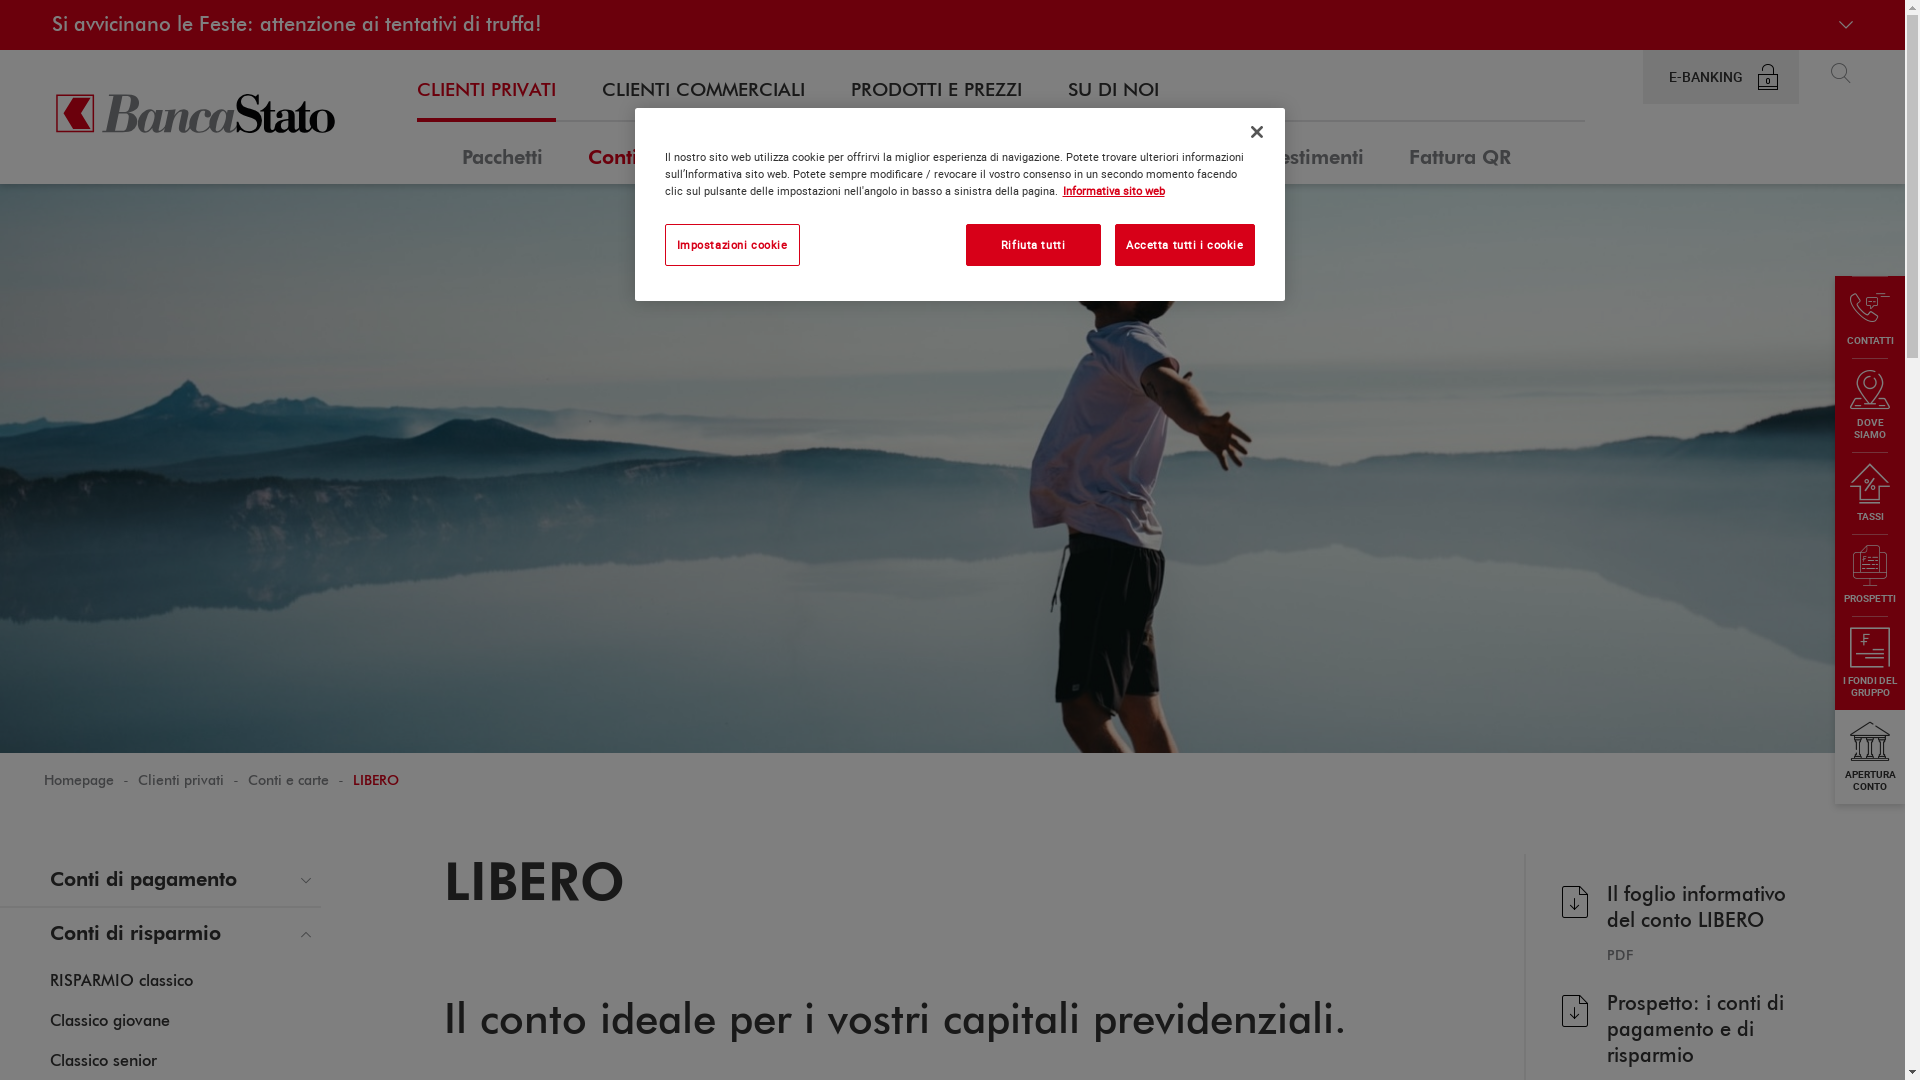  I want to click on 'RISPARMIO classico', so click(120, 981).